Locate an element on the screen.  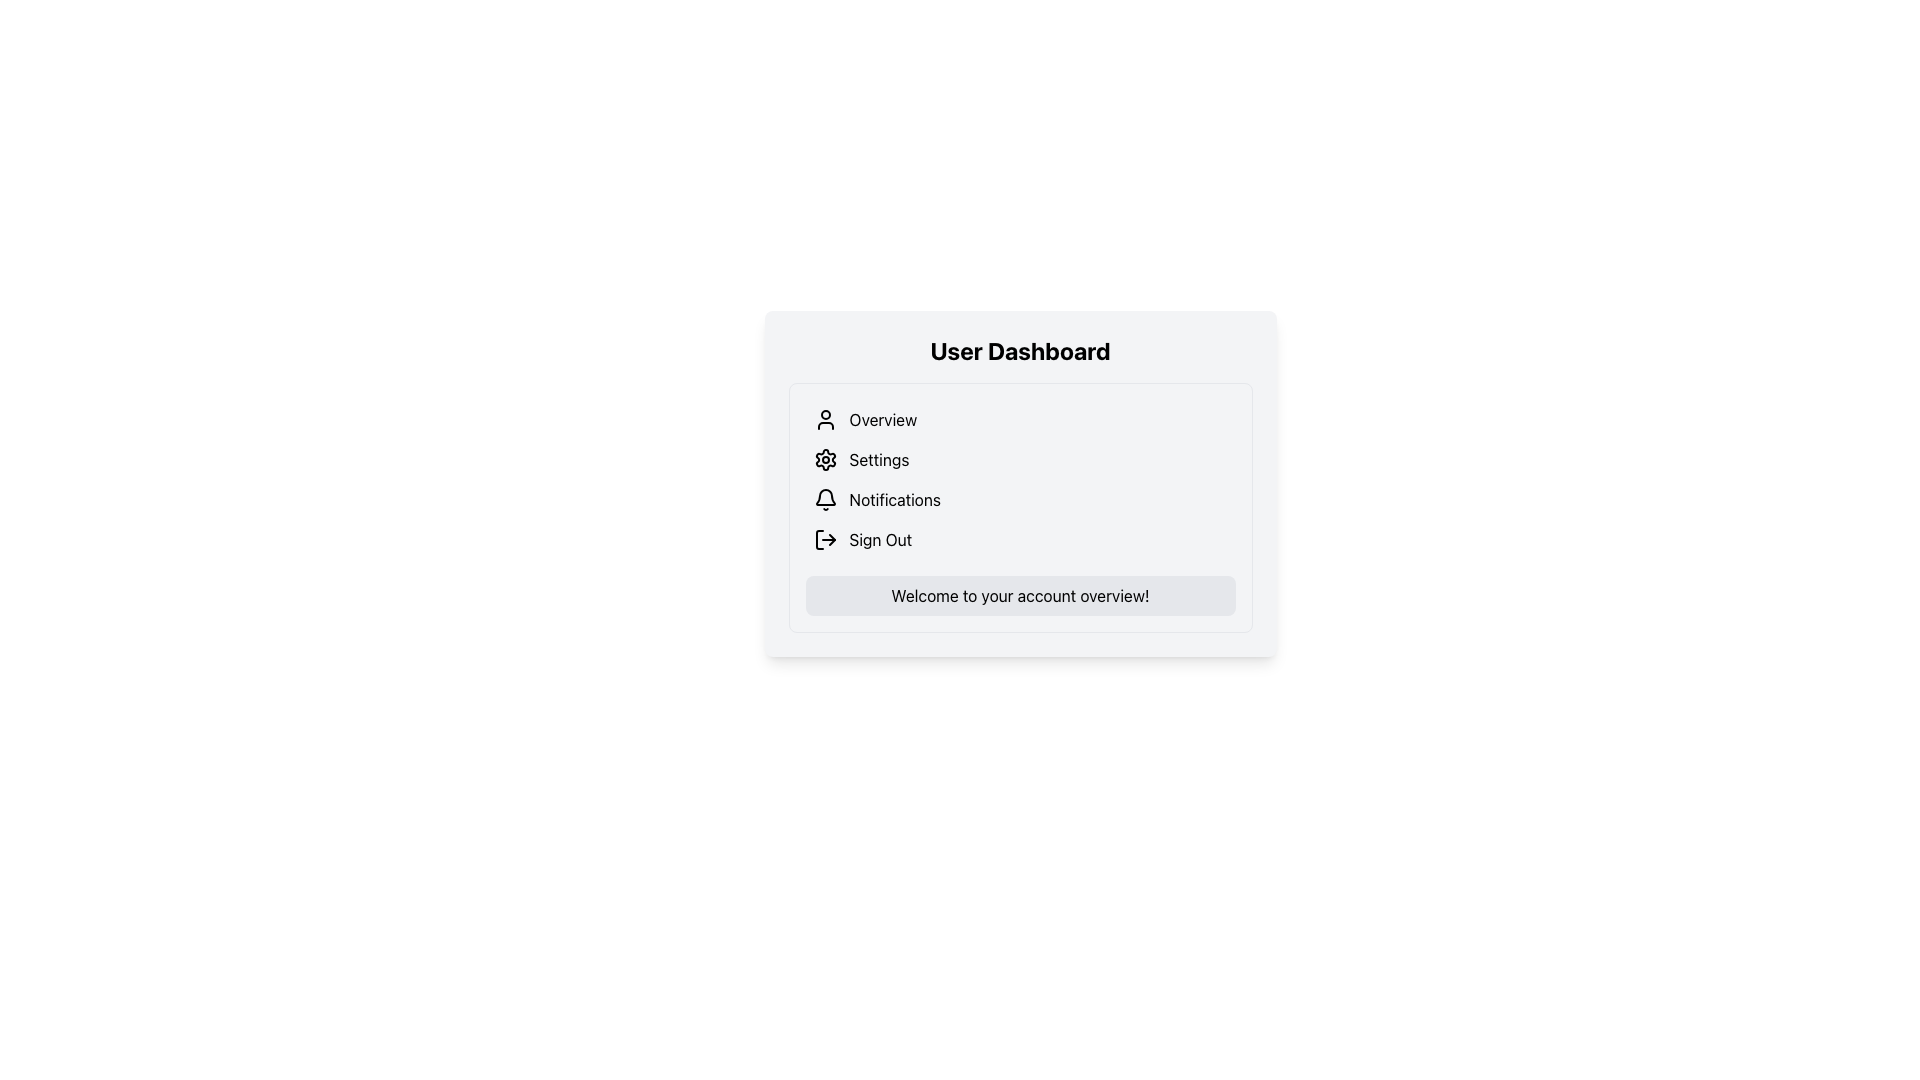
the bell-shaped graphic that represents the notifications feature in the dashboard interface is located at coordinates (825, 496).